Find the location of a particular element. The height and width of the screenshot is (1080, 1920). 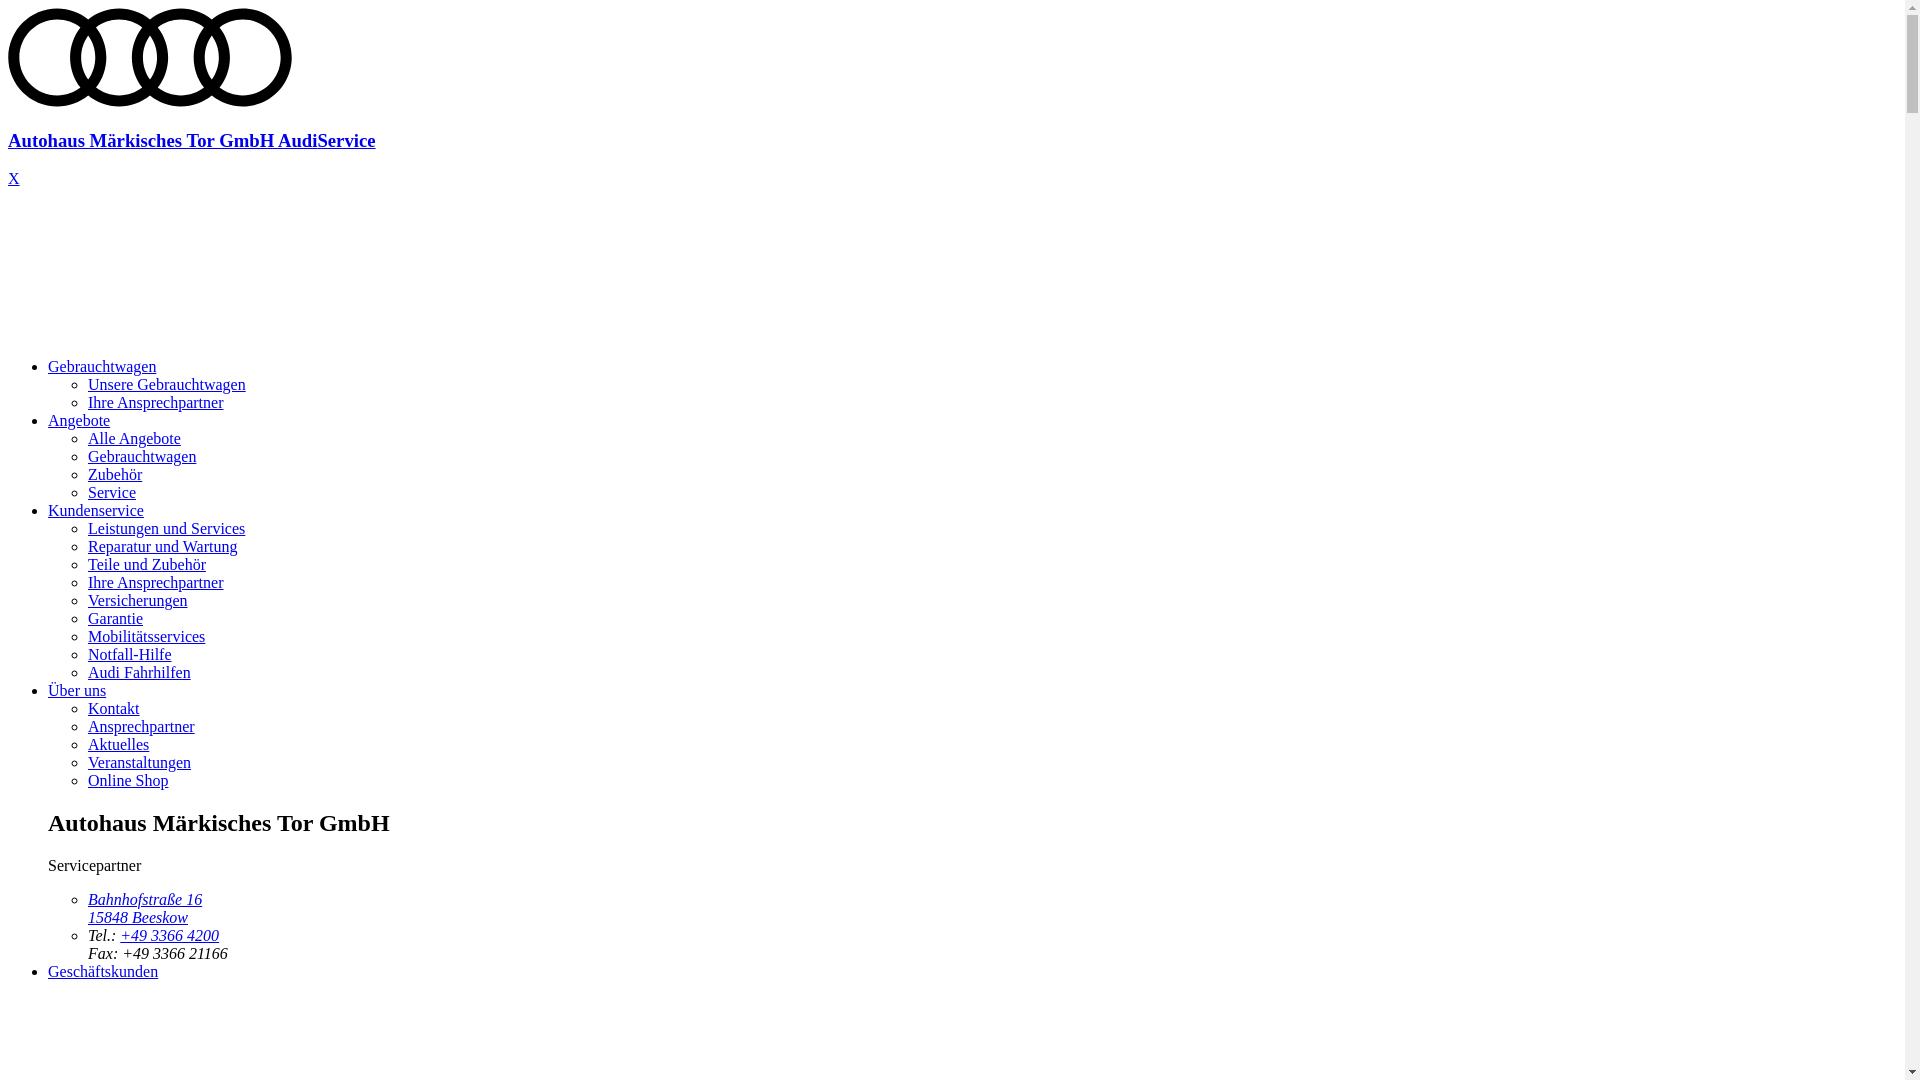

'Reparatur und Wartung' is located at coordinates (162, 546).